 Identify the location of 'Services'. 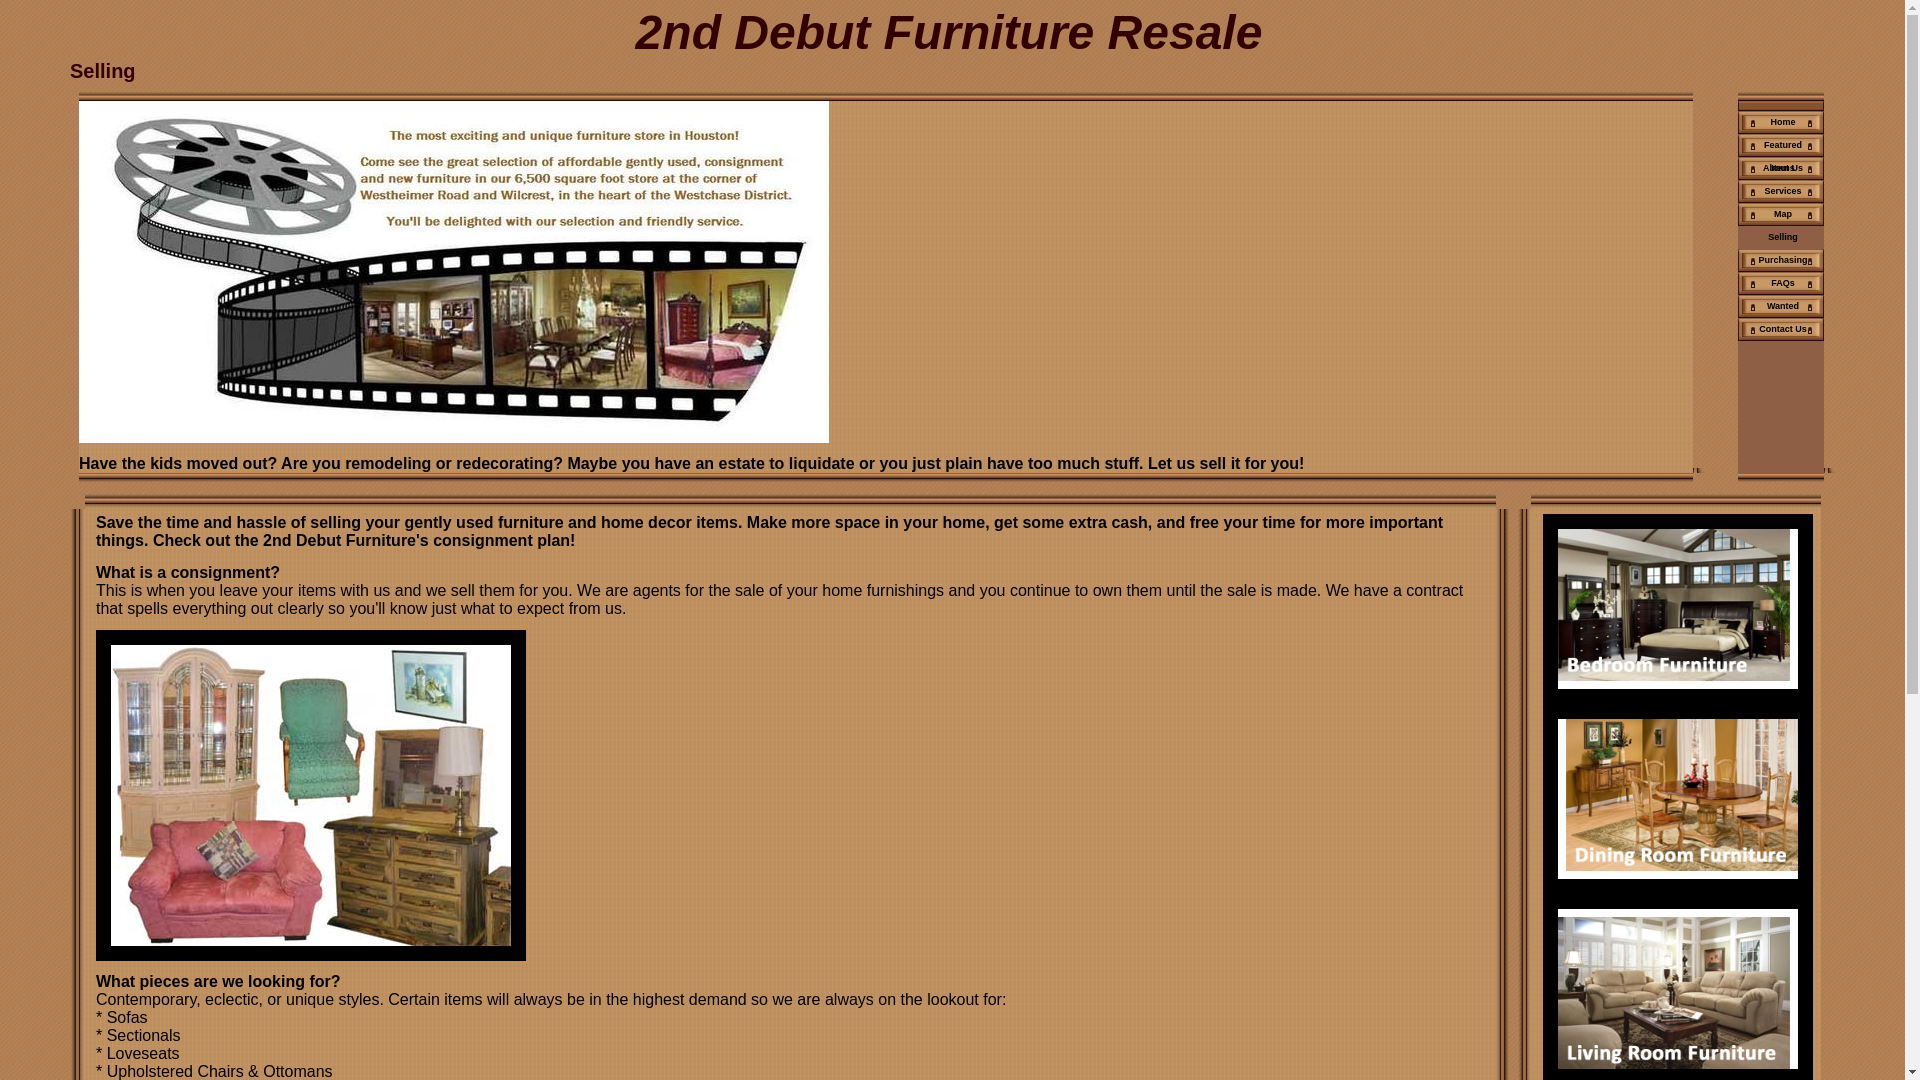
(1780, 191).